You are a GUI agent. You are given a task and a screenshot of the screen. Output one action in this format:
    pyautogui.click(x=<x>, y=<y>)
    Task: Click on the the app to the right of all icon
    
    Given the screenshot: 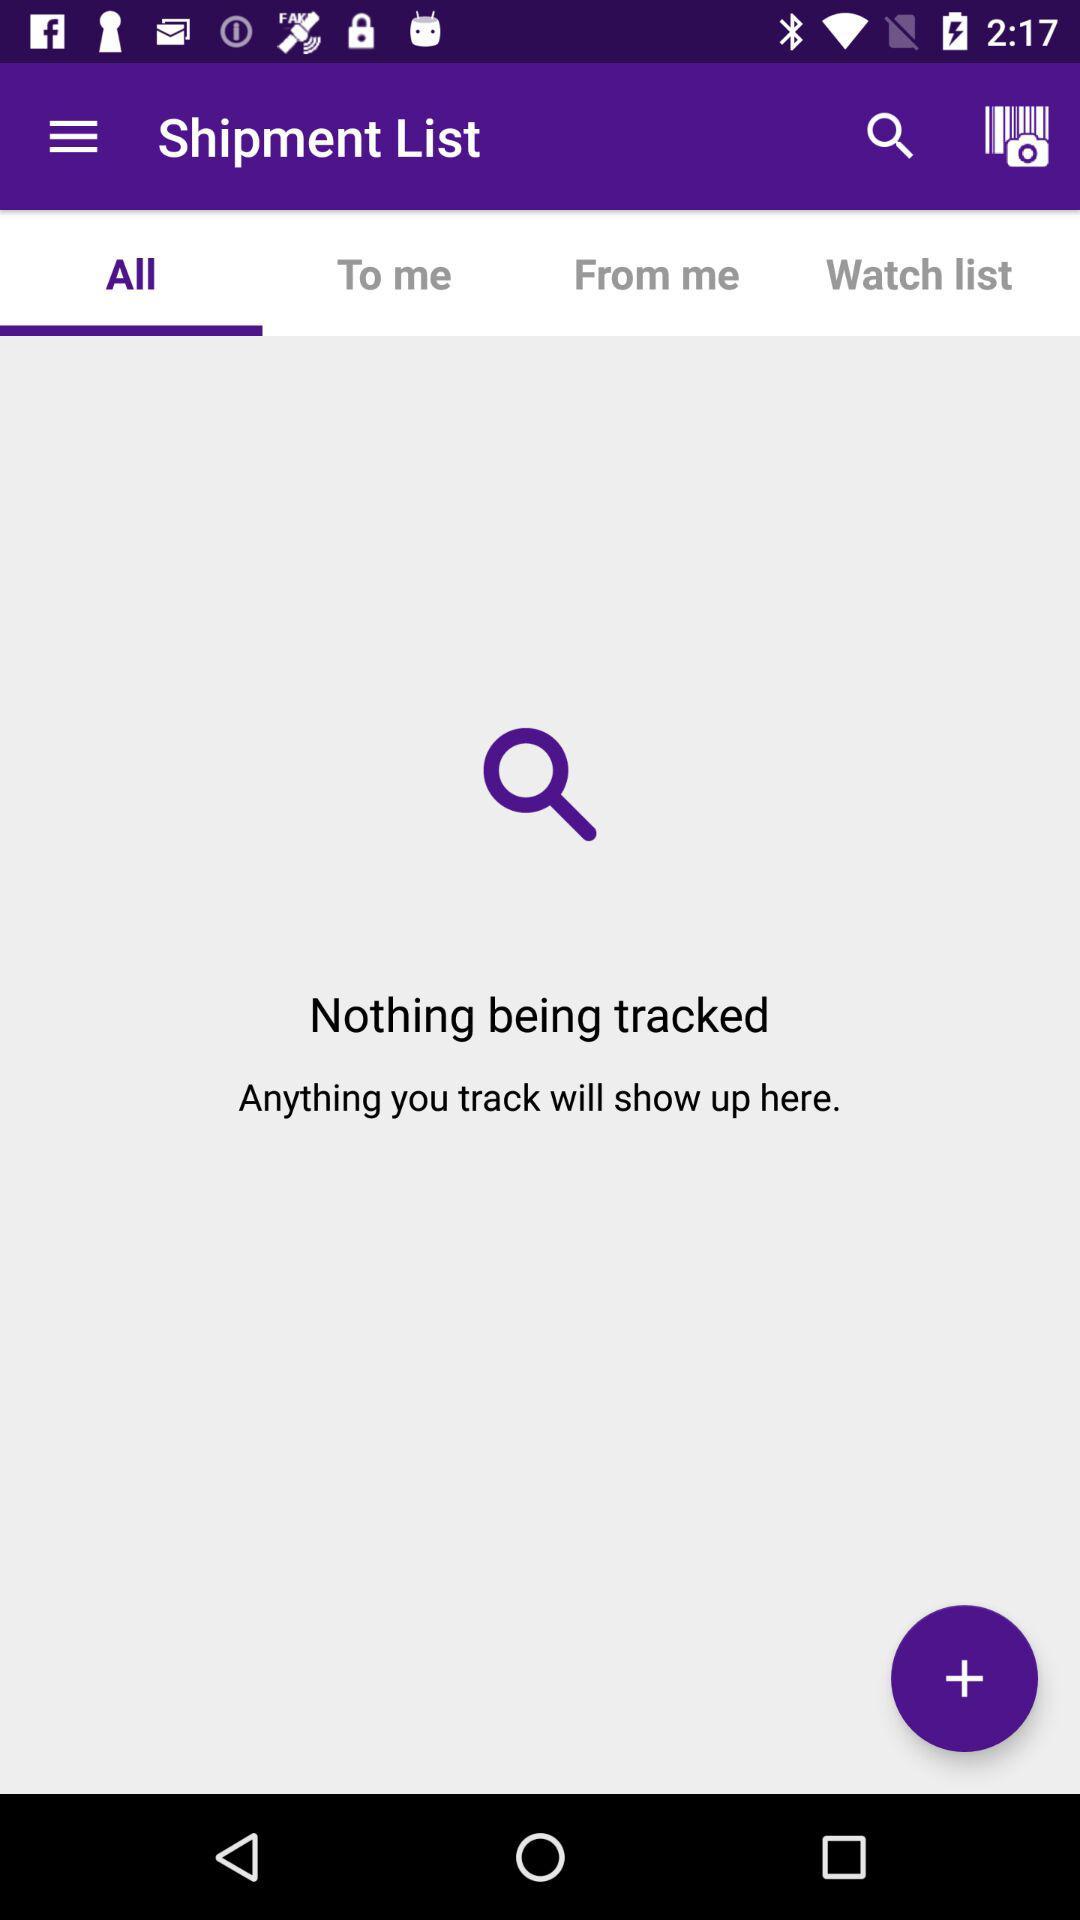 What is the action you would take?
    pyautogui.click(x=393, y=272)
    